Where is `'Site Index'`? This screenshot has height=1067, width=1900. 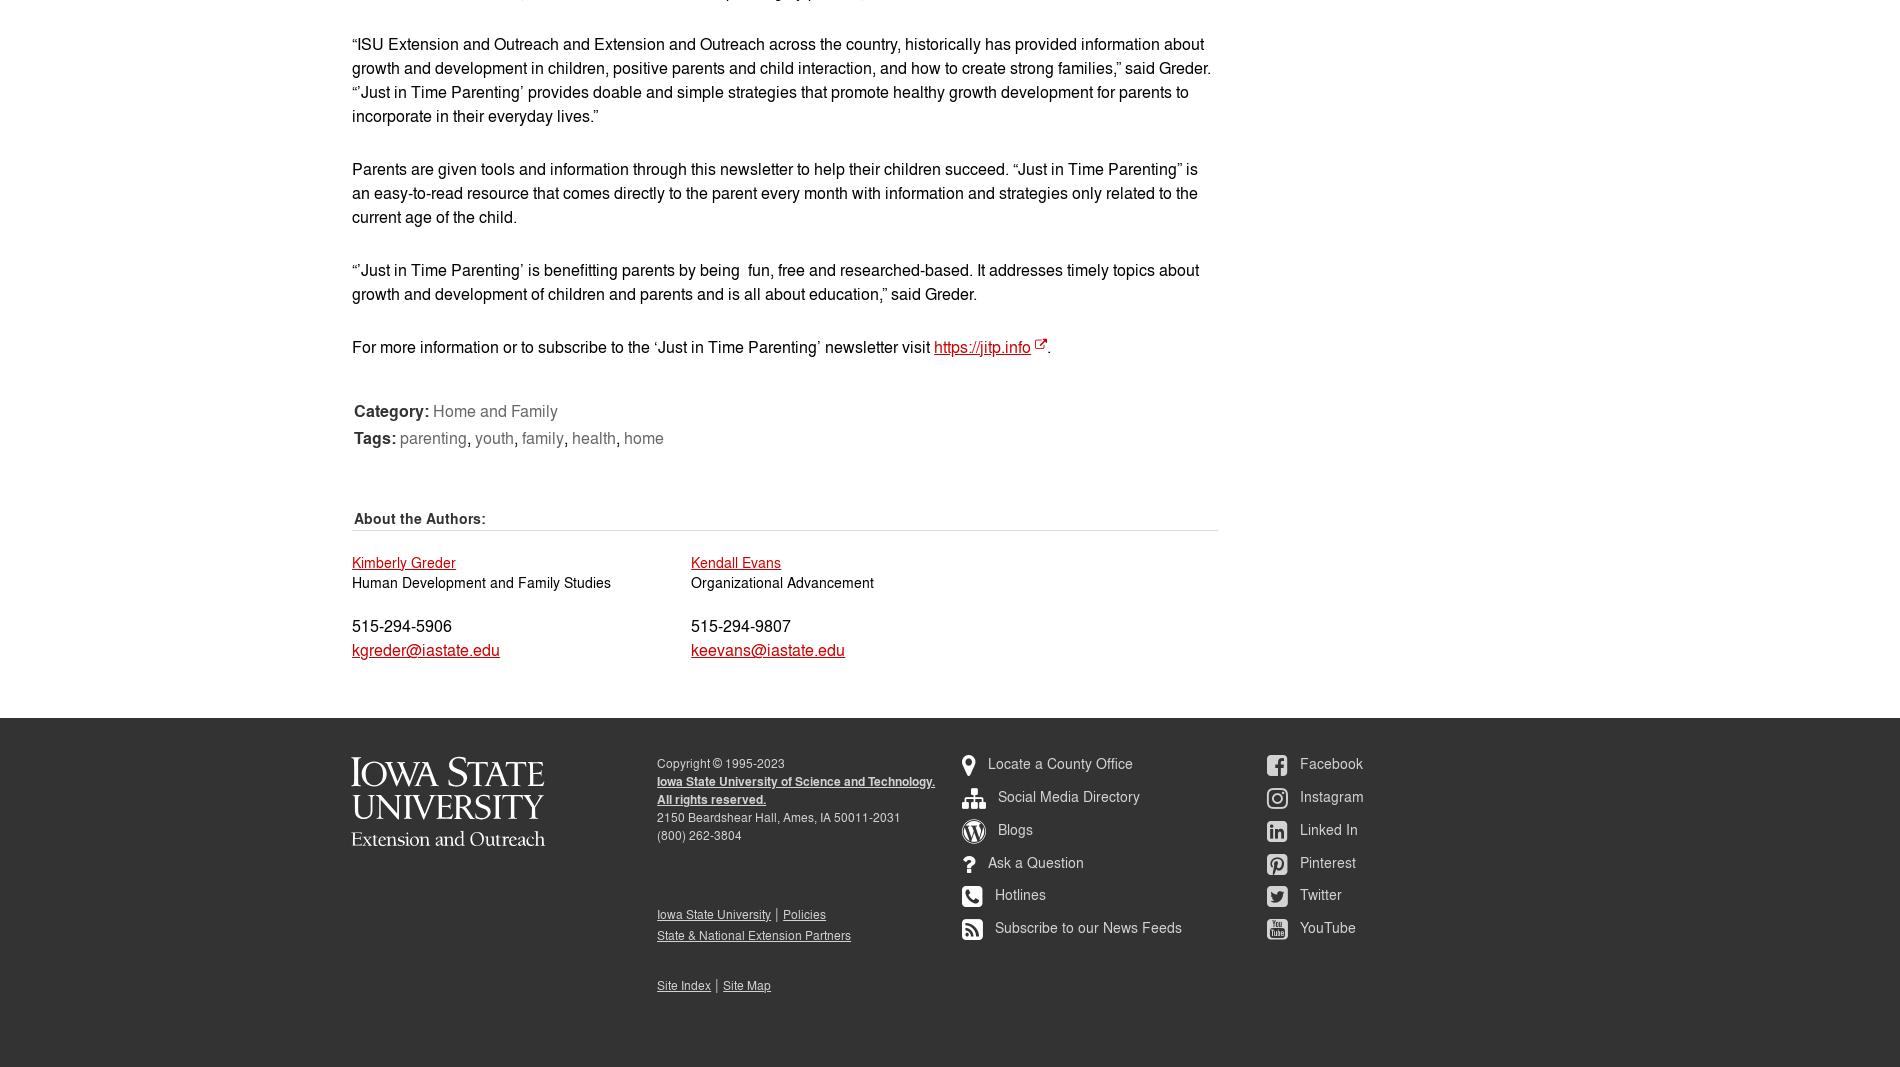
'Site Index' is located at coordinates (684, 985).